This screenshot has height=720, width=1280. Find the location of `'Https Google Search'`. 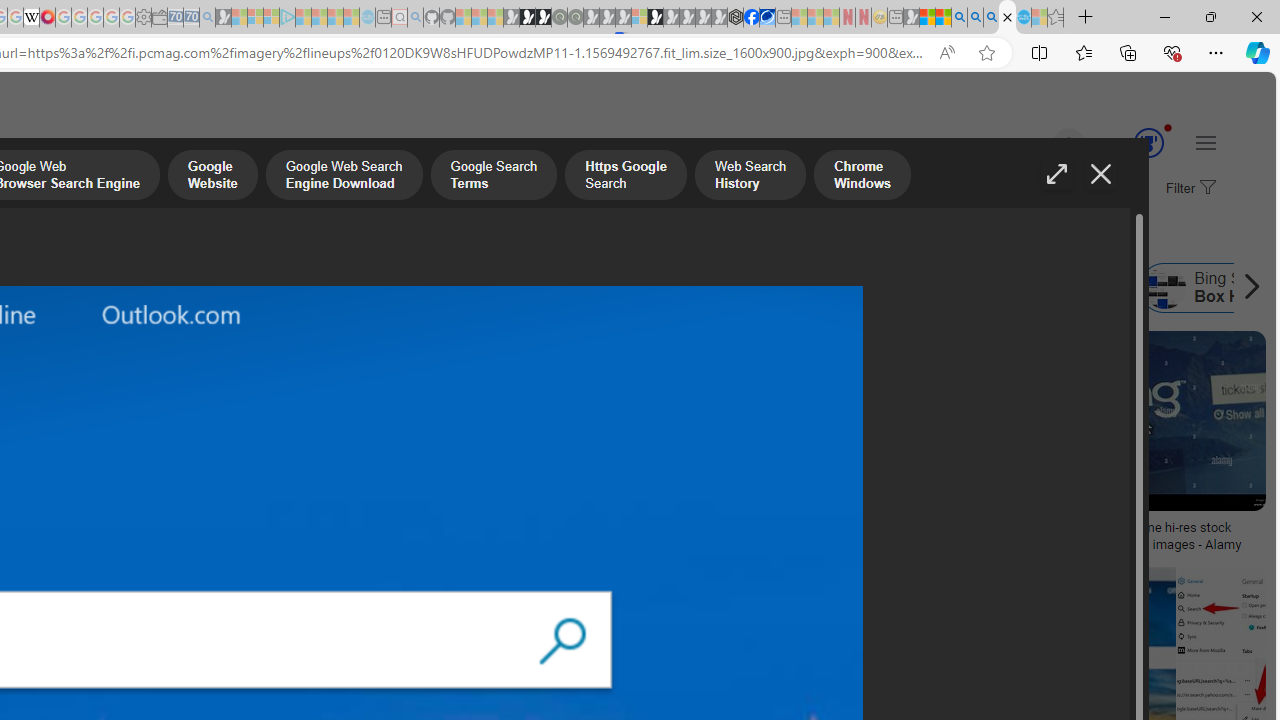

'Https Google Search' is located at coordinates (624, 176).